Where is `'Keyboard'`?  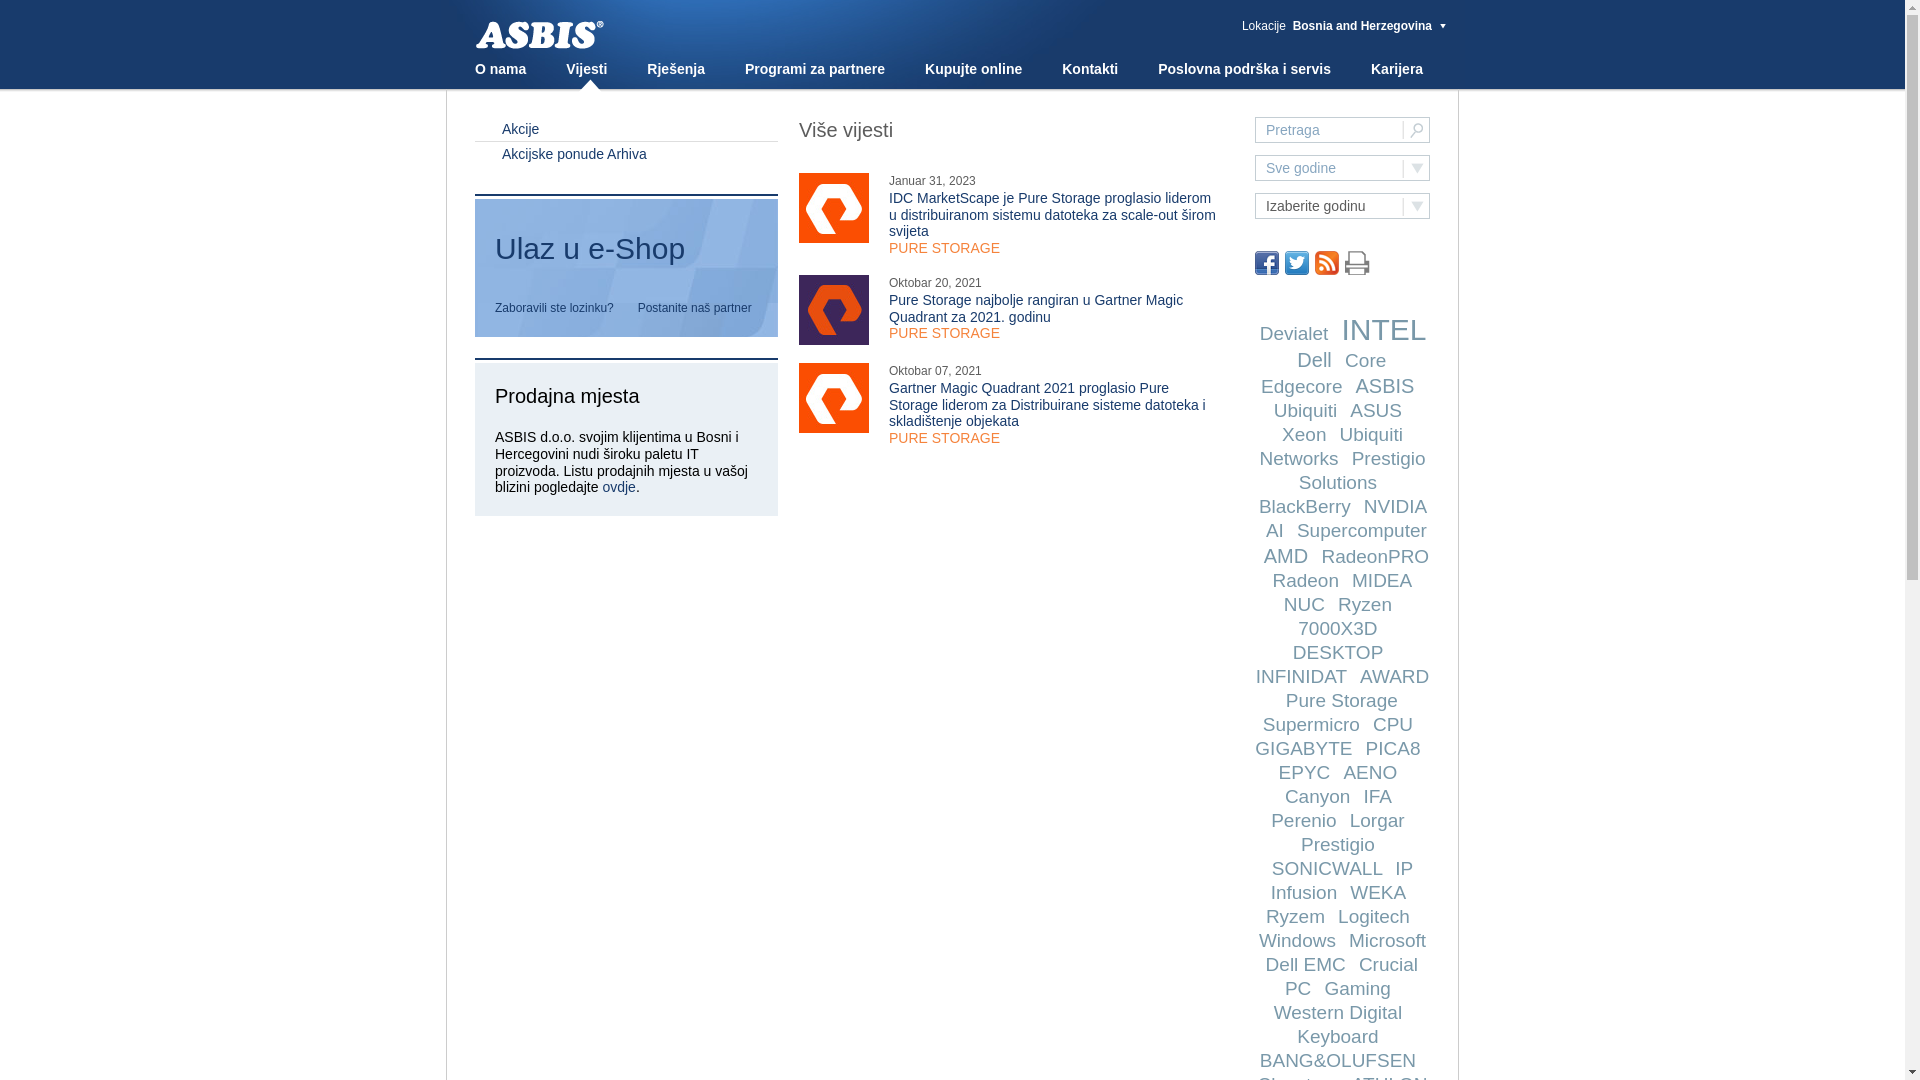 'Keyboard' is located at coordinates (1337, 1035).